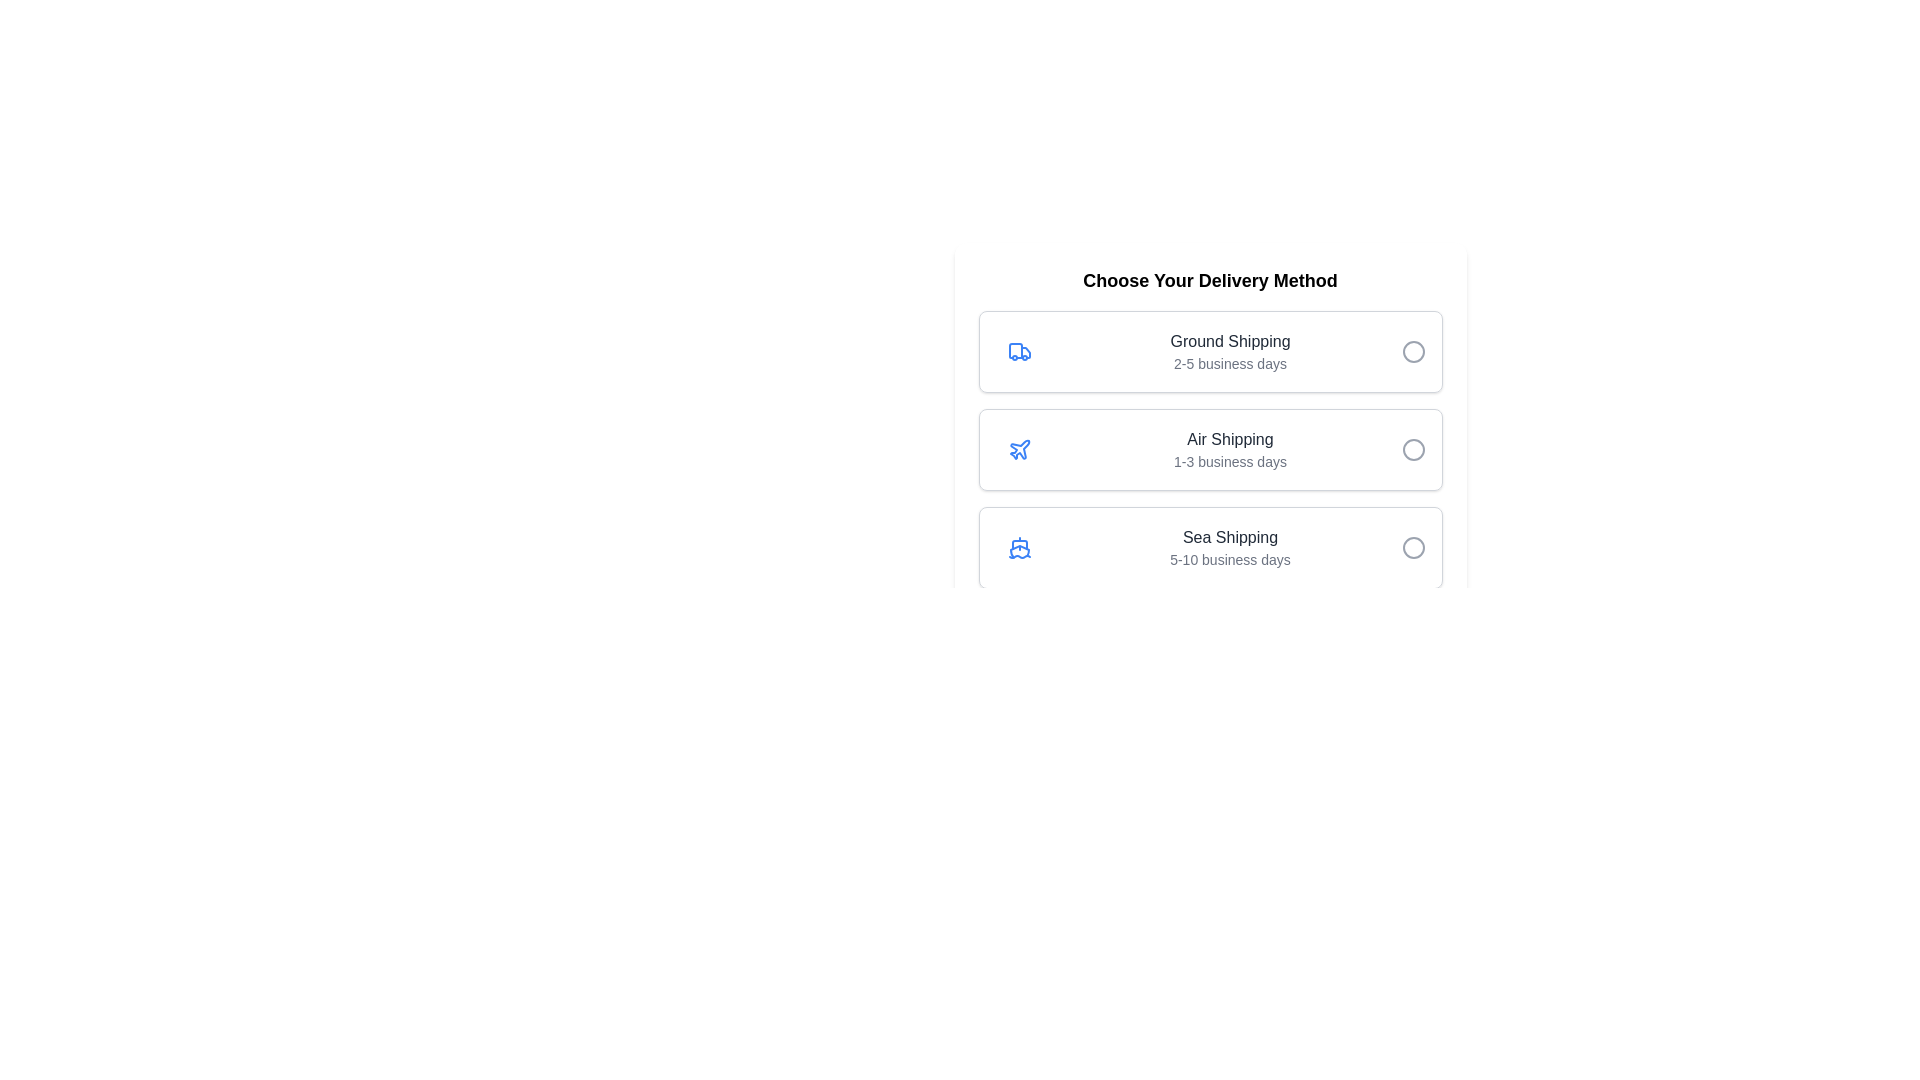 The width and height of the screenshot is (1920, 1080). Describe the element at coordinates (1229, 363) in the screenshot. I see `the text element displaying '2-5 business days', which is located below the 'Ground Shipping' label` at that location.